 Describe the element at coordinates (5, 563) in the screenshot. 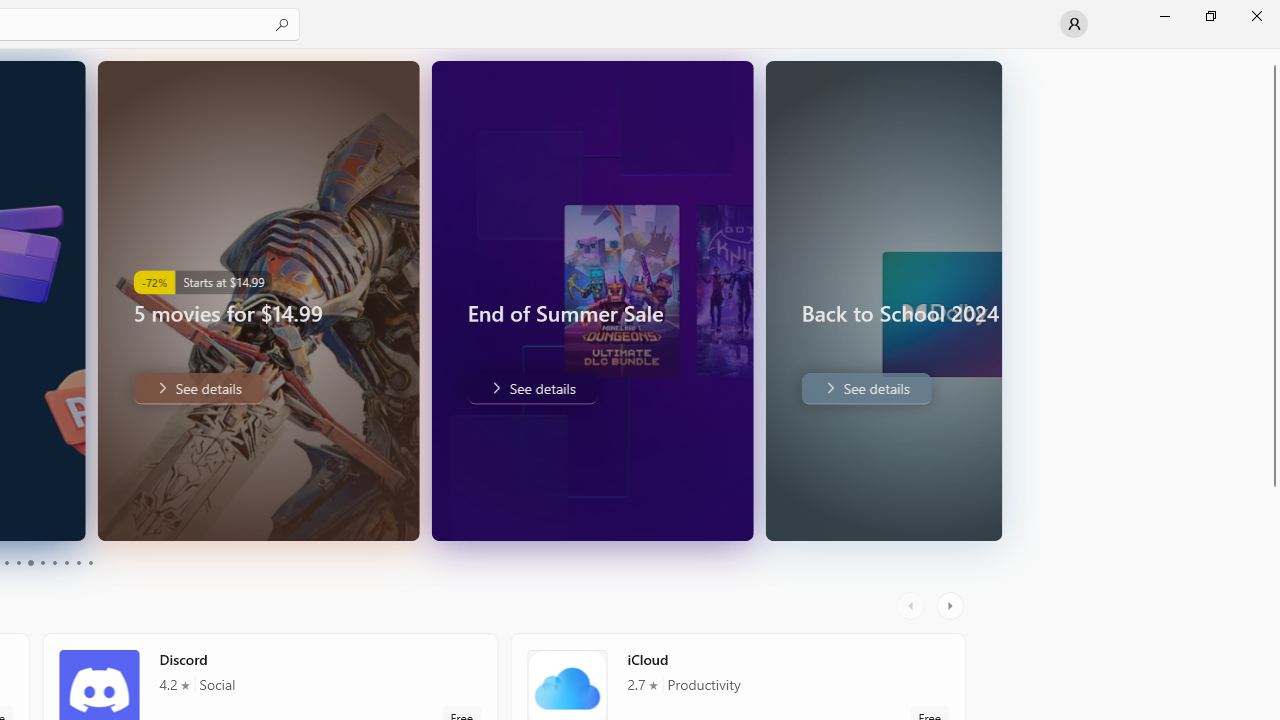

I see `'Page 3'` at that location.